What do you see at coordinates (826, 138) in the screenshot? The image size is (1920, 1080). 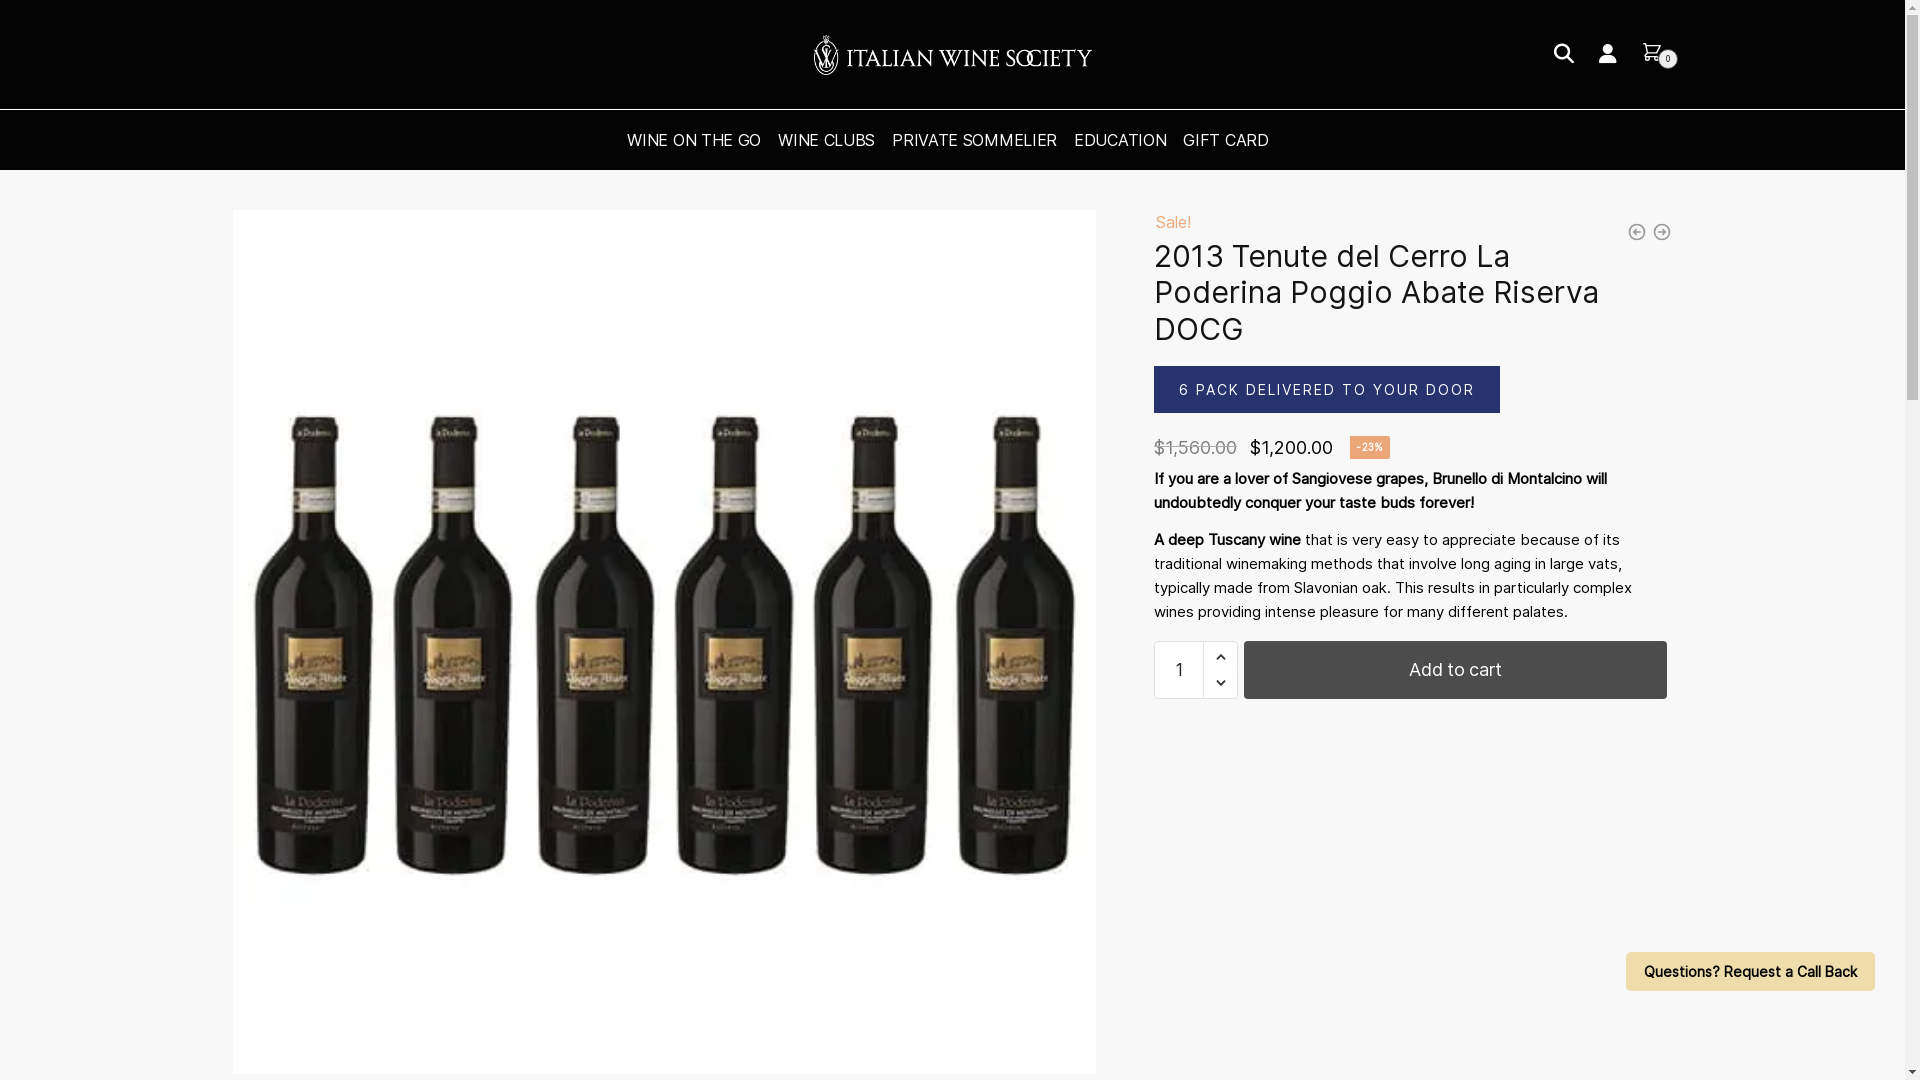 I see `'WINE CLUBS'` at bounding box center [826, 138].